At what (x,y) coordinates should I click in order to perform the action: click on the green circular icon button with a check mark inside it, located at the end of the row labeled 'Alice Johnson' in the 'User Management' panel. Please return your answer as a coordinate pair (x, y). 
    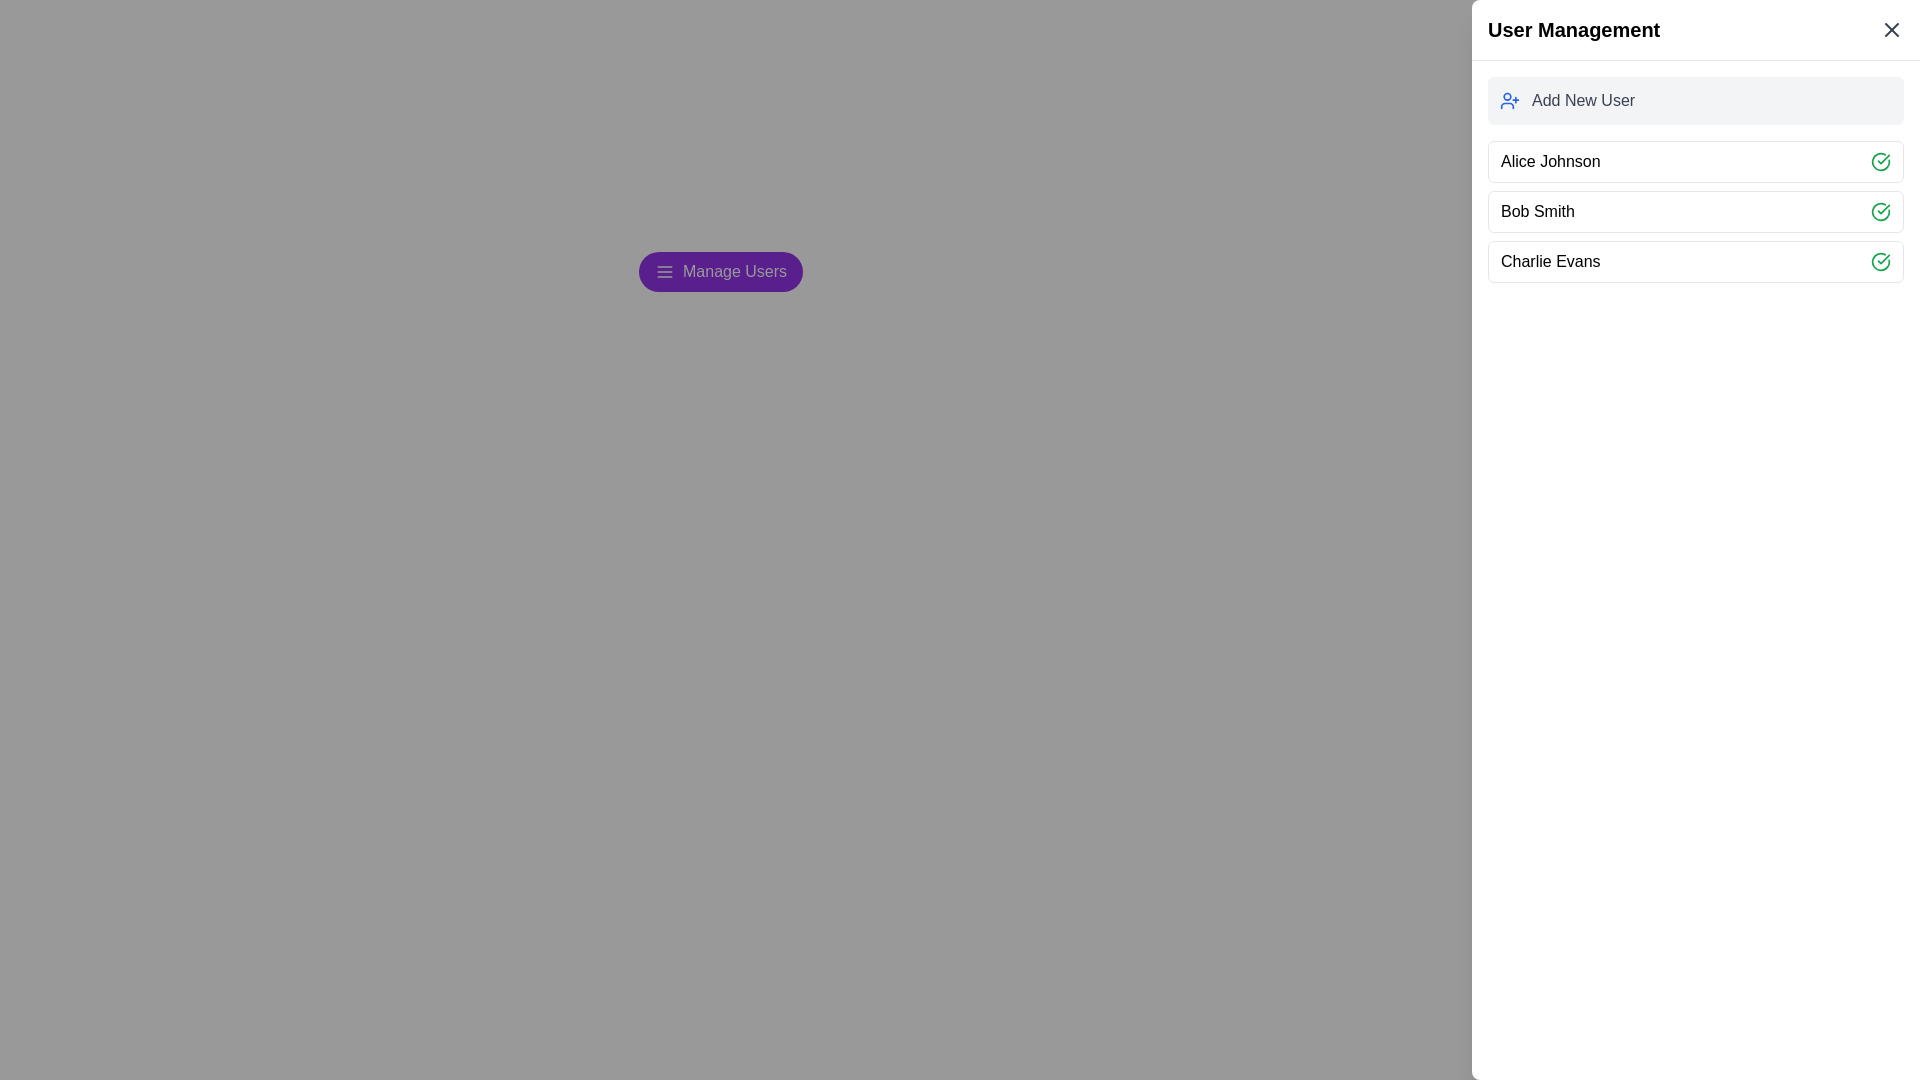
    Looking at the image, I should click on (1880, 161).